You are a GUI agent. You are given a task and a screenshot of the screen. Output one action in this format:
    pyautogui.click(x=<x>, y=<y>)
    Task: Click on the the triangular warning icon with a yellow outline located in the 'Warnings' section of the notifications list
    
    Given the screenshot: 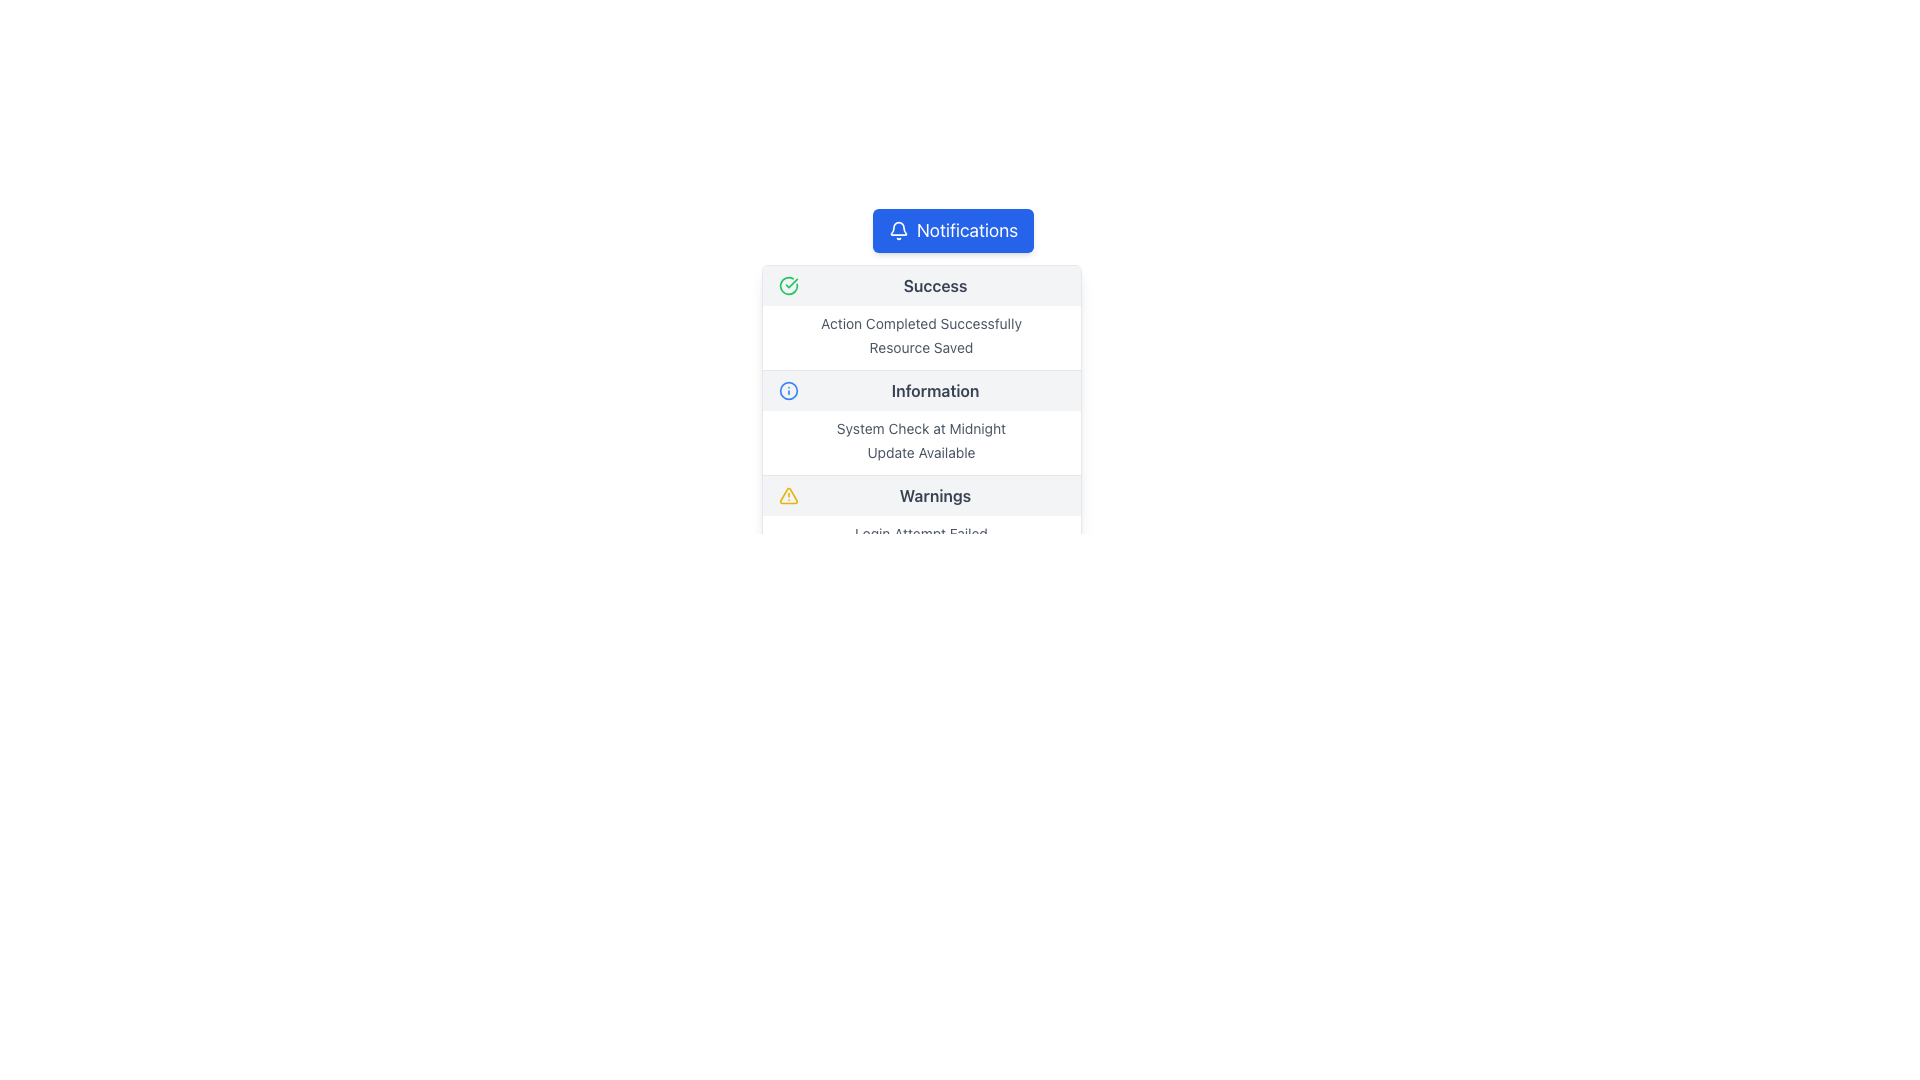 What is the action you would take?
    pyautogui.click(x=787, y=495)
    